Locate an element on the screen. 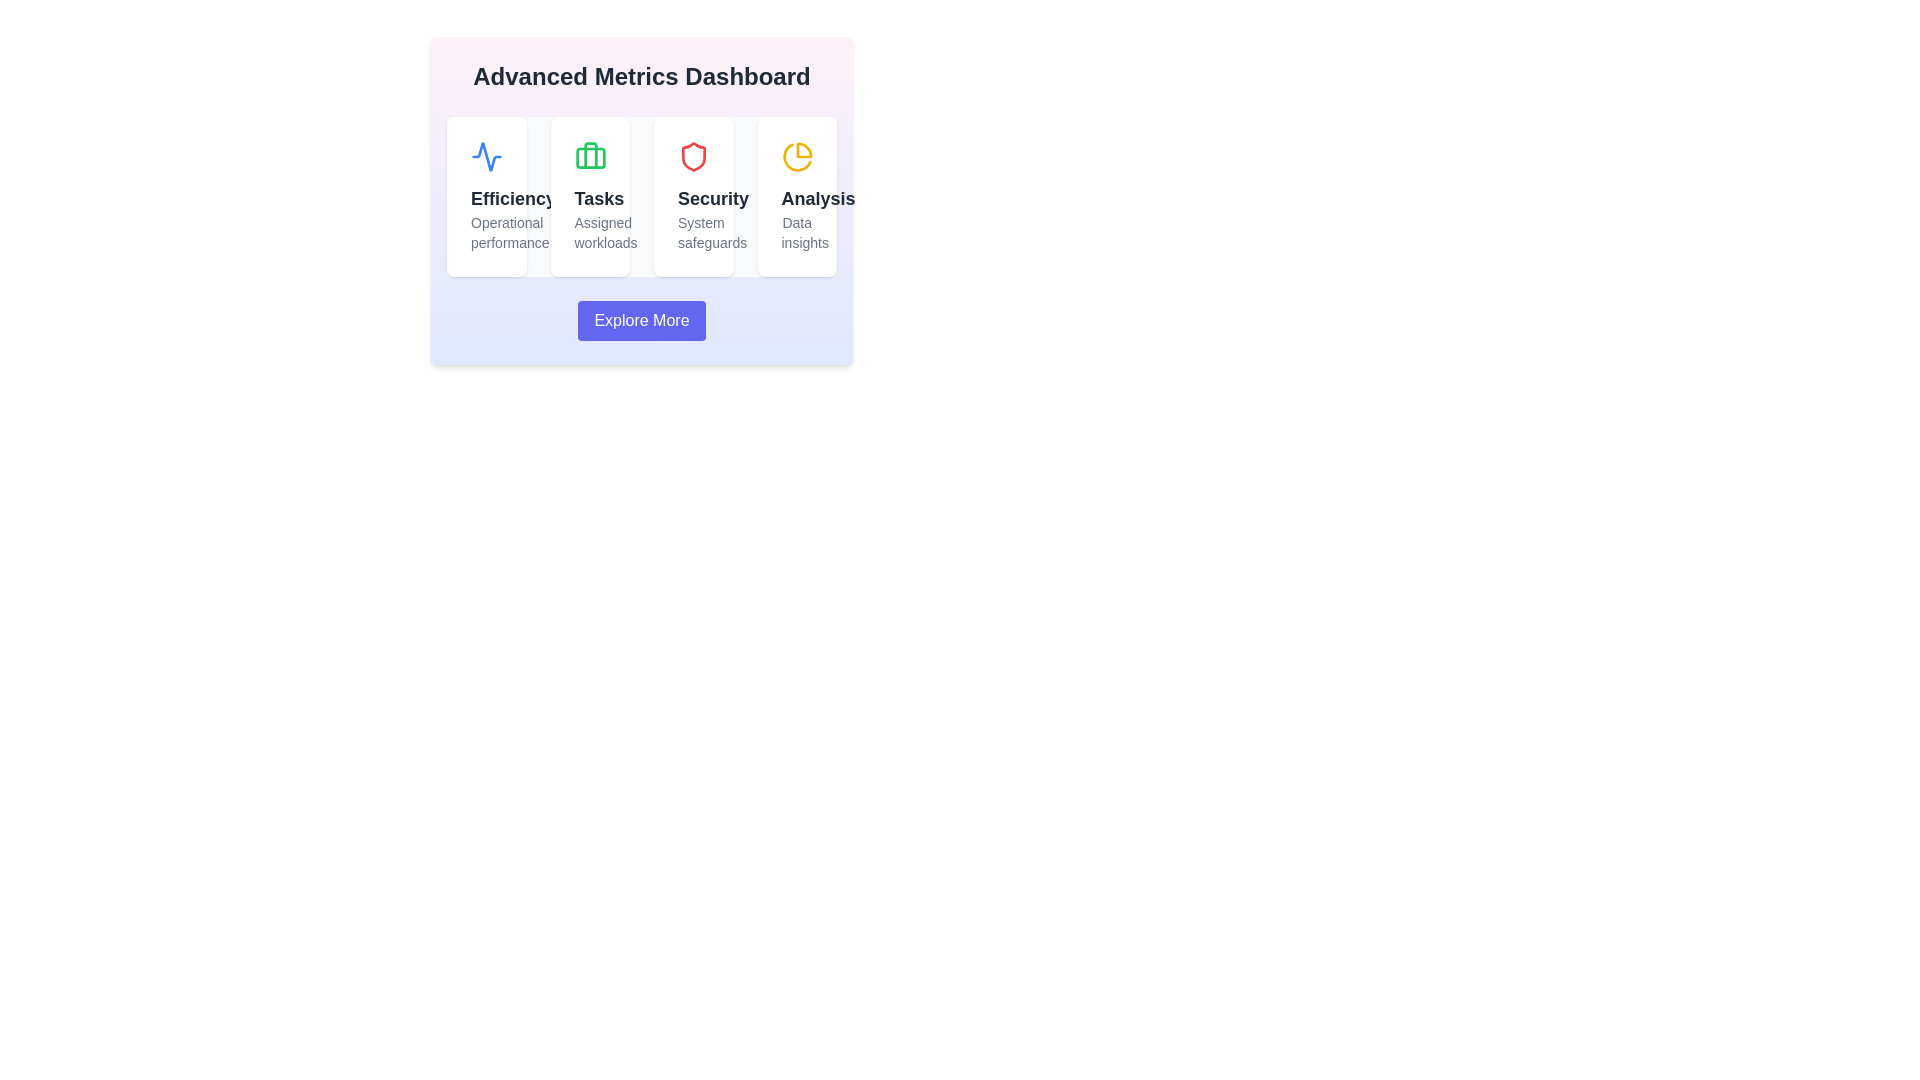 The height and width of the screenshot is (1080, 1920). the security icon located in the third position of the horizontal card array in the Advanced Metrics Dashboard is located at coordinates (694, 156).